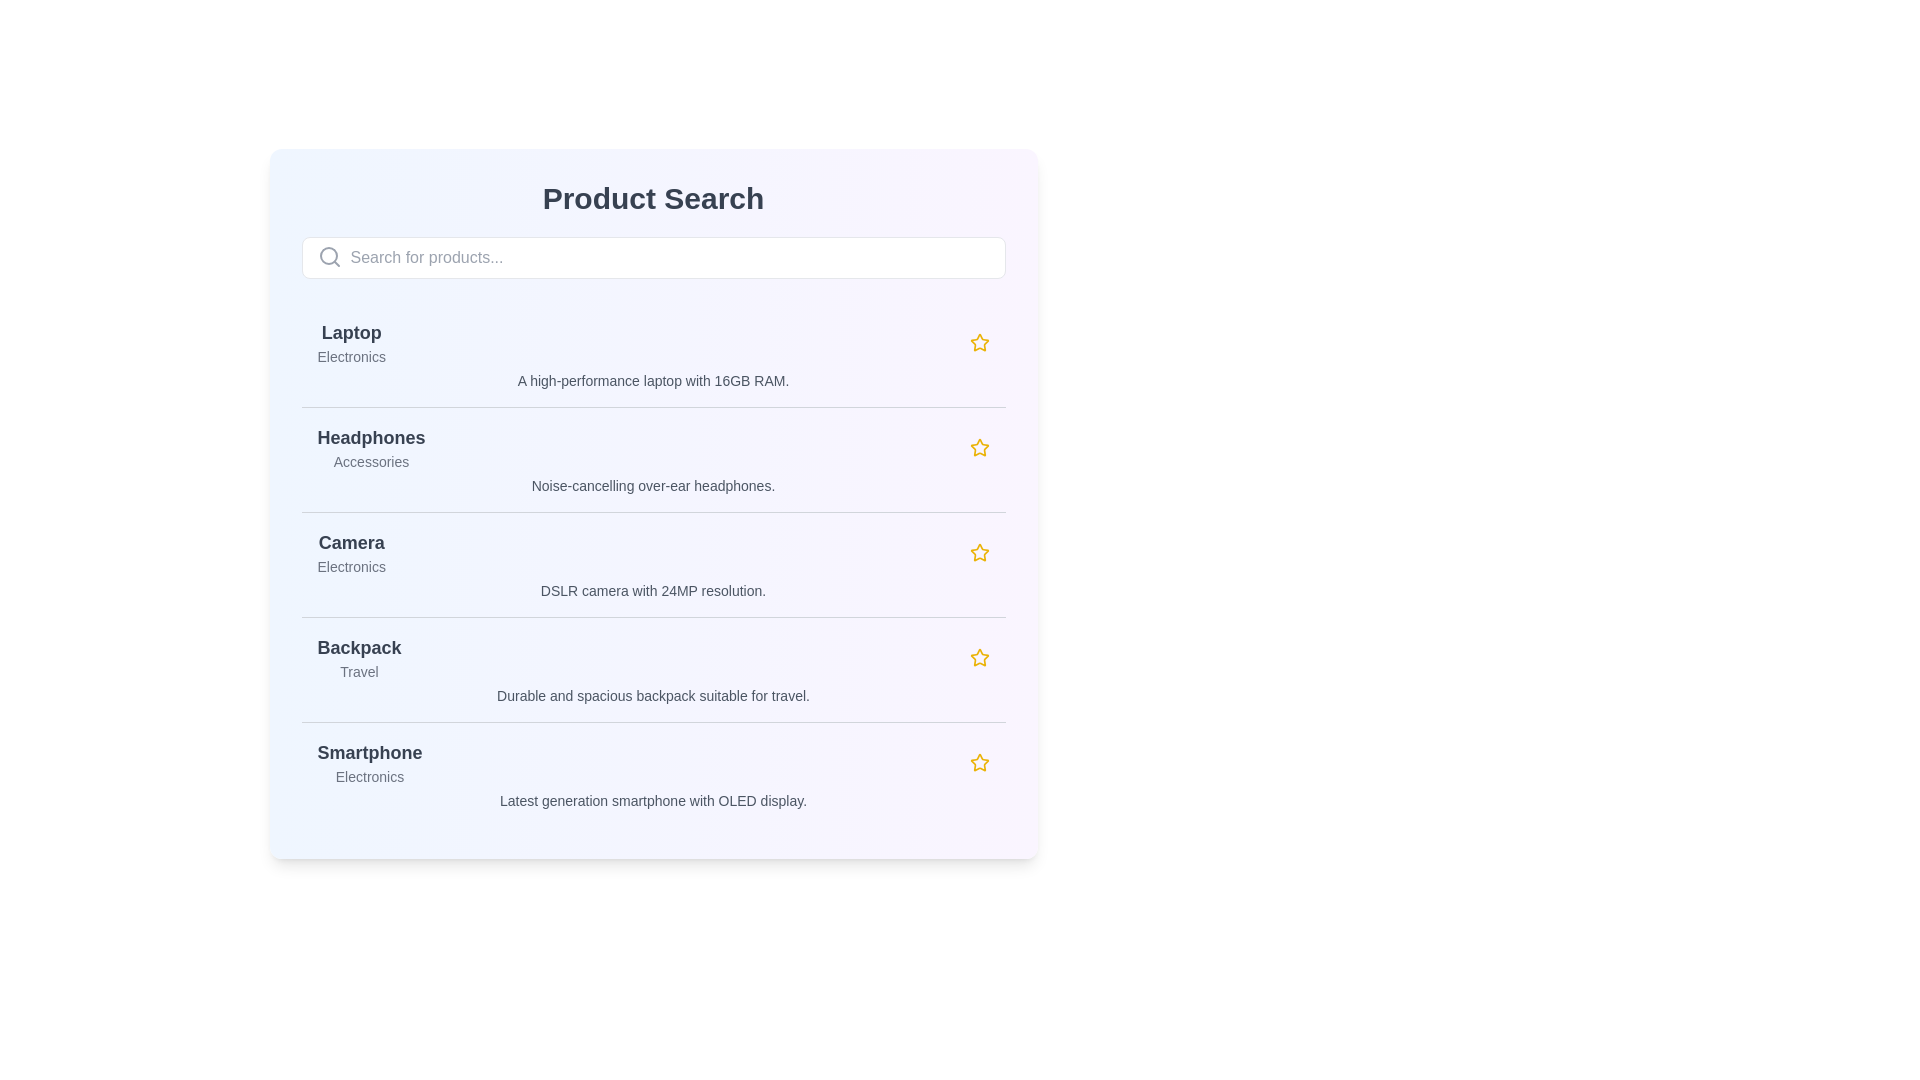 The height and width of the screenshot is (1080, 1920). Describe the element at coordinates (371, 437) in the screenshot. I see `text from the Text Label that serves as the primary title for a product entry in the 'HeadphonesAccessories' group, located slightly below the top center of the list` at that location.